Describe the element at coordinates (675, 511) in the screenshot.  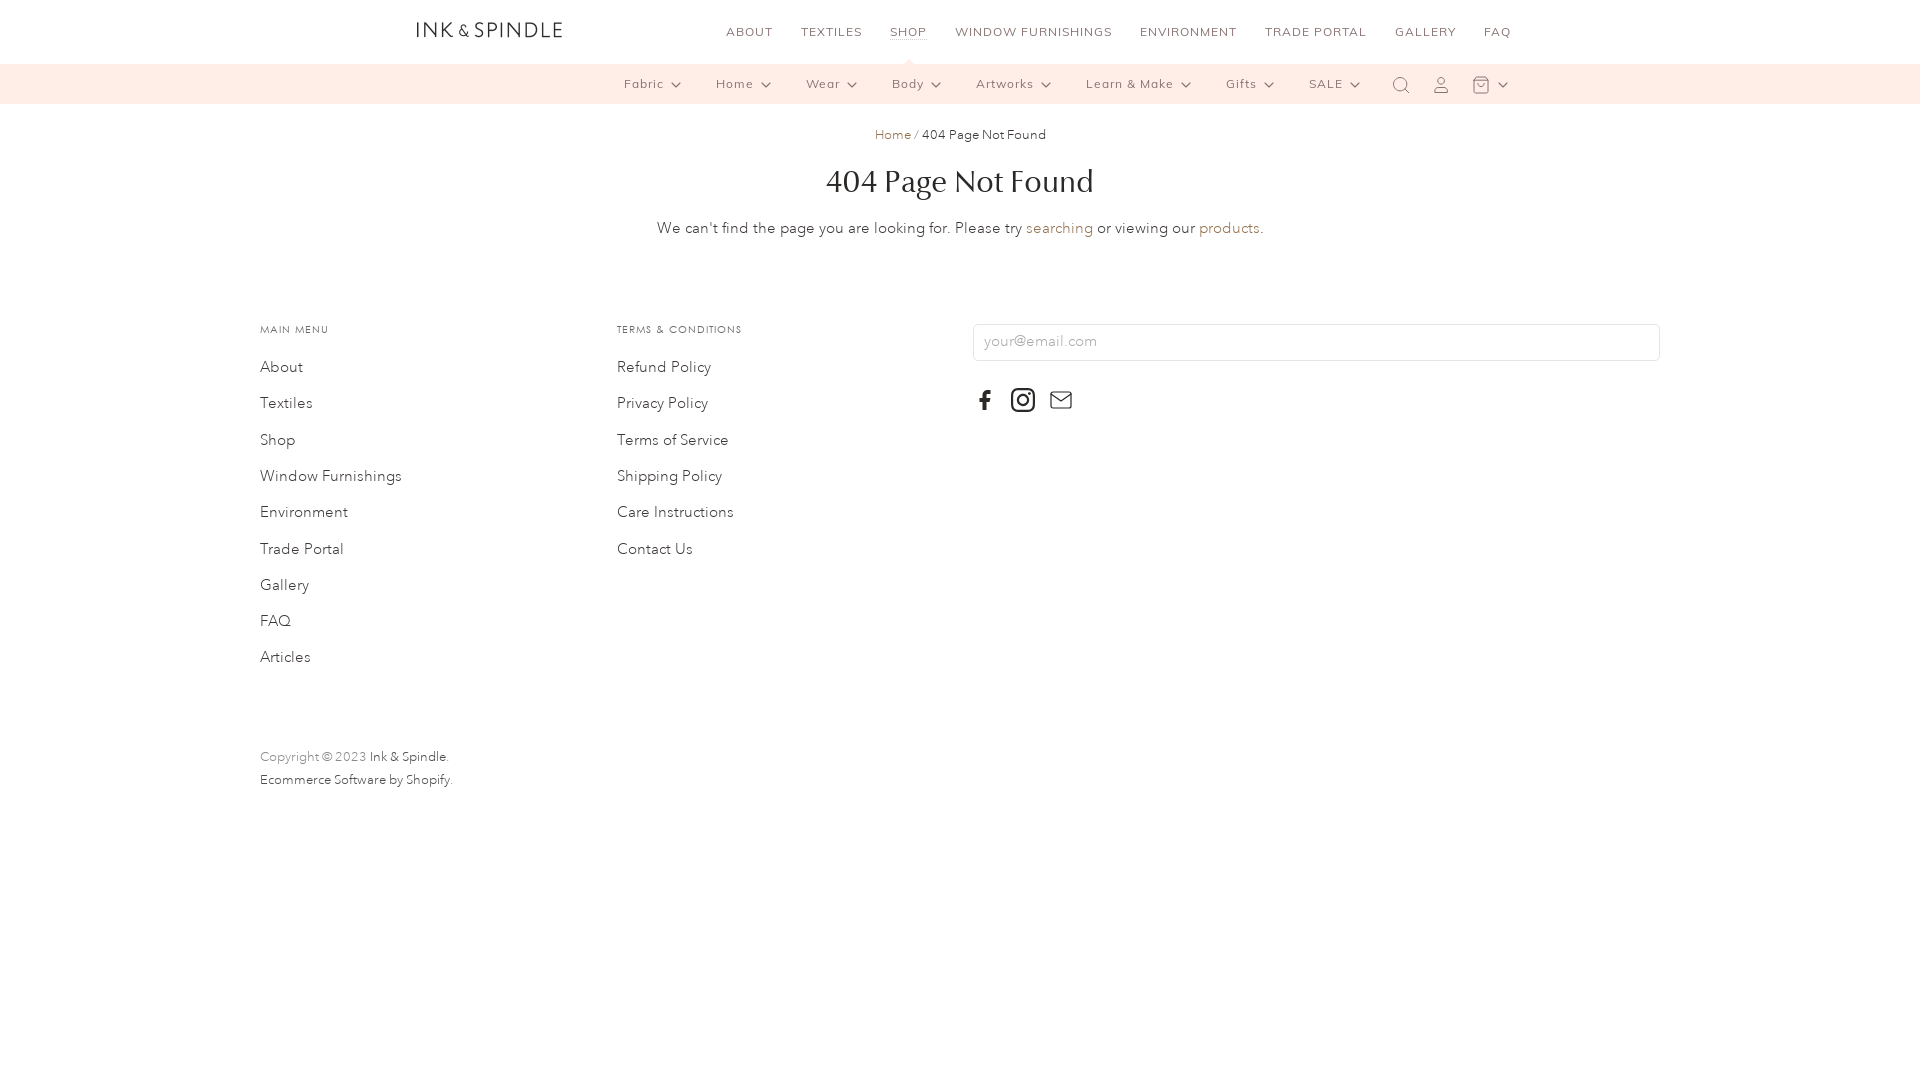
I see `'Care Instructions'` at that location.